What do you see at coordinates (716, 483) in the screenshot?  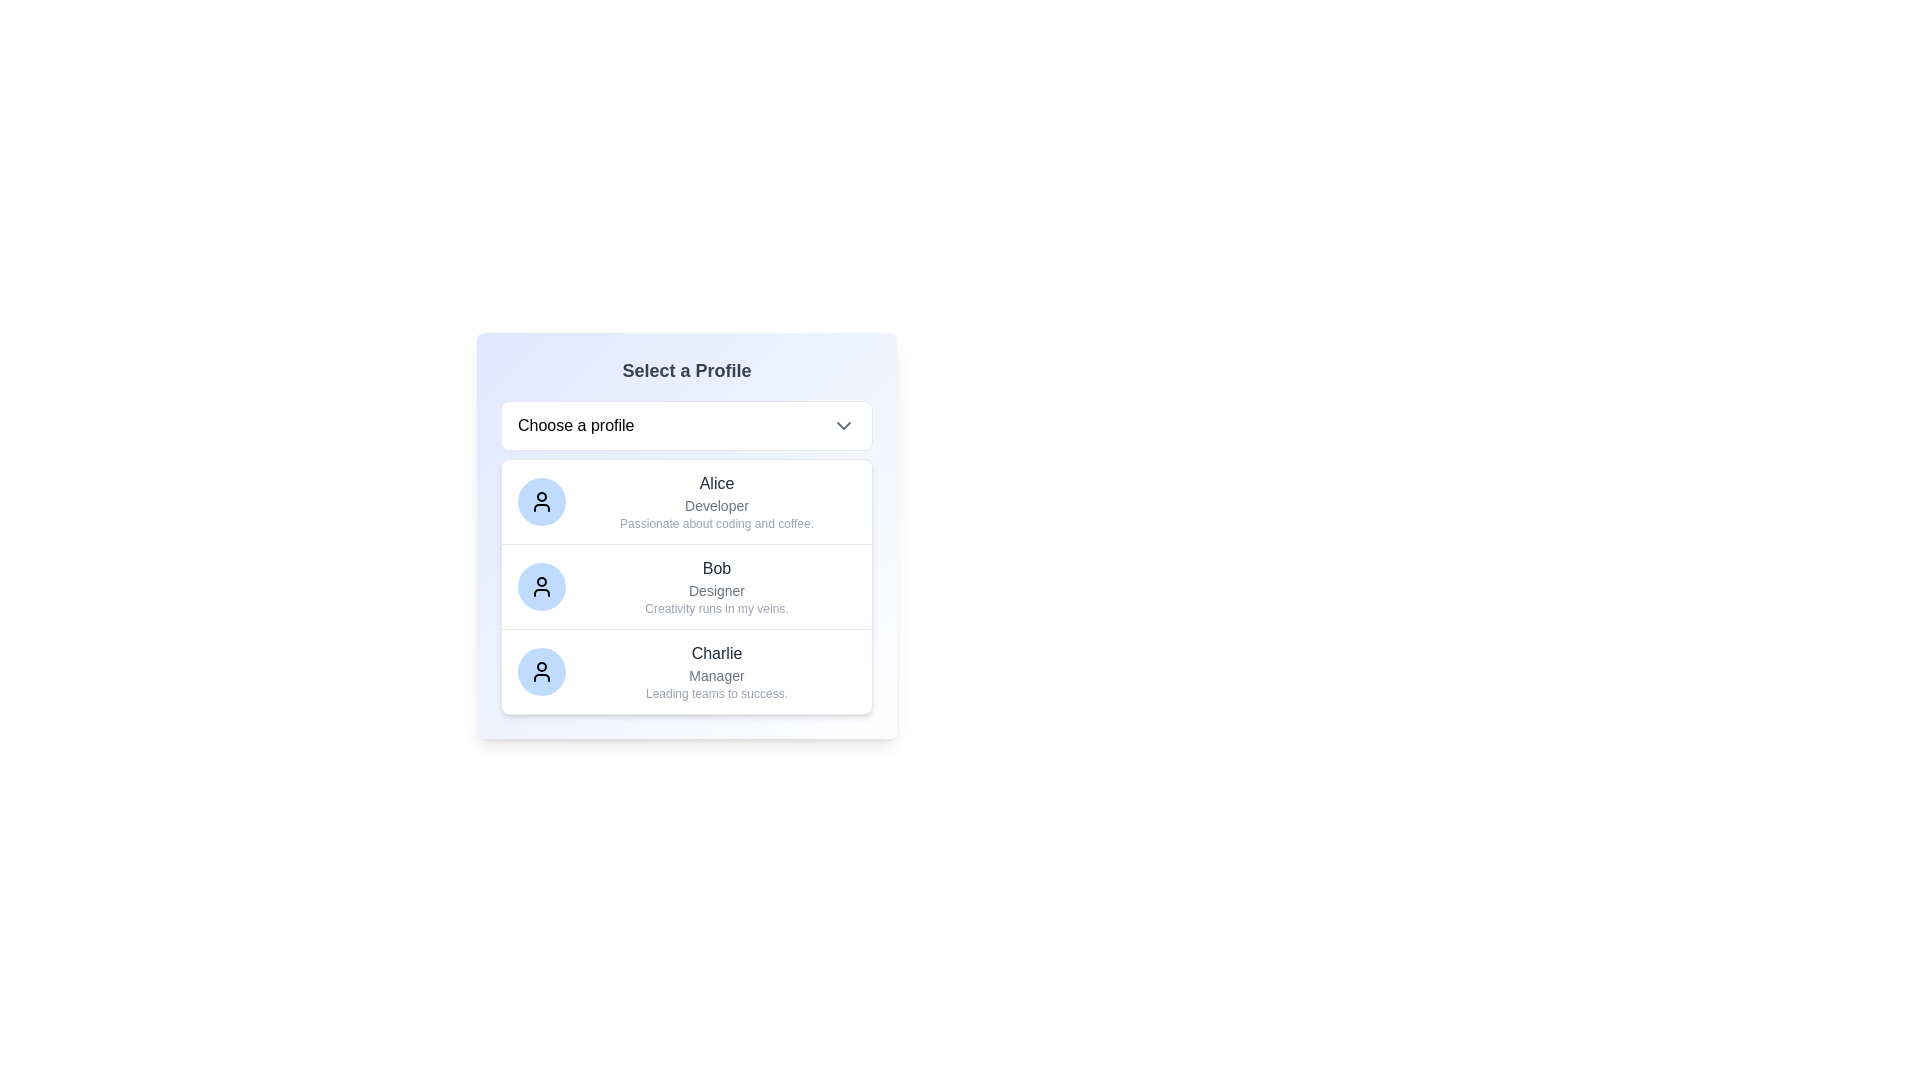 I see `static text label that displays the name 'Alice' in bold gray text, located at the top-left of the entry card in the profile list interface` at bounding box center [716, 483].